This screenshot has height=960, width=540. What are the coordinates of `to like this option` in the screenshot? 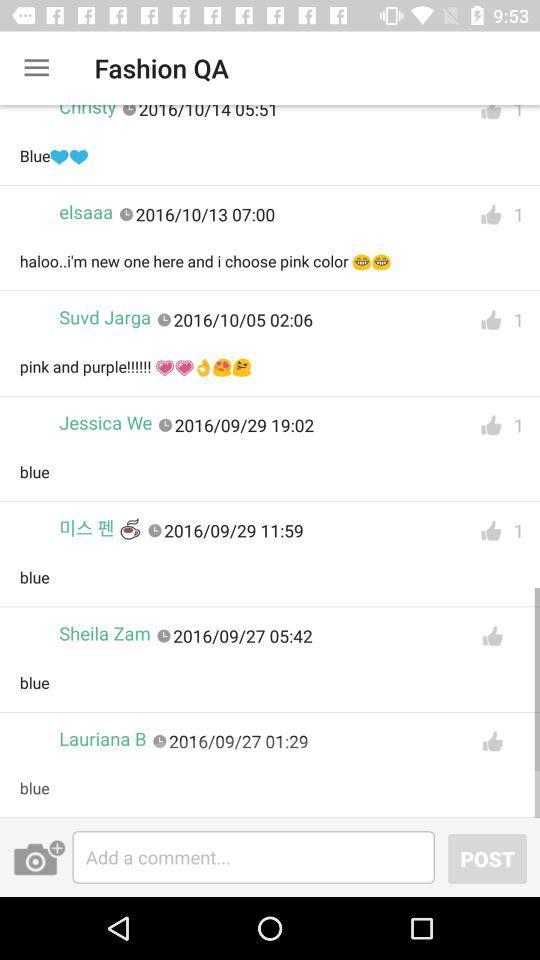 It's located at (490, 425).